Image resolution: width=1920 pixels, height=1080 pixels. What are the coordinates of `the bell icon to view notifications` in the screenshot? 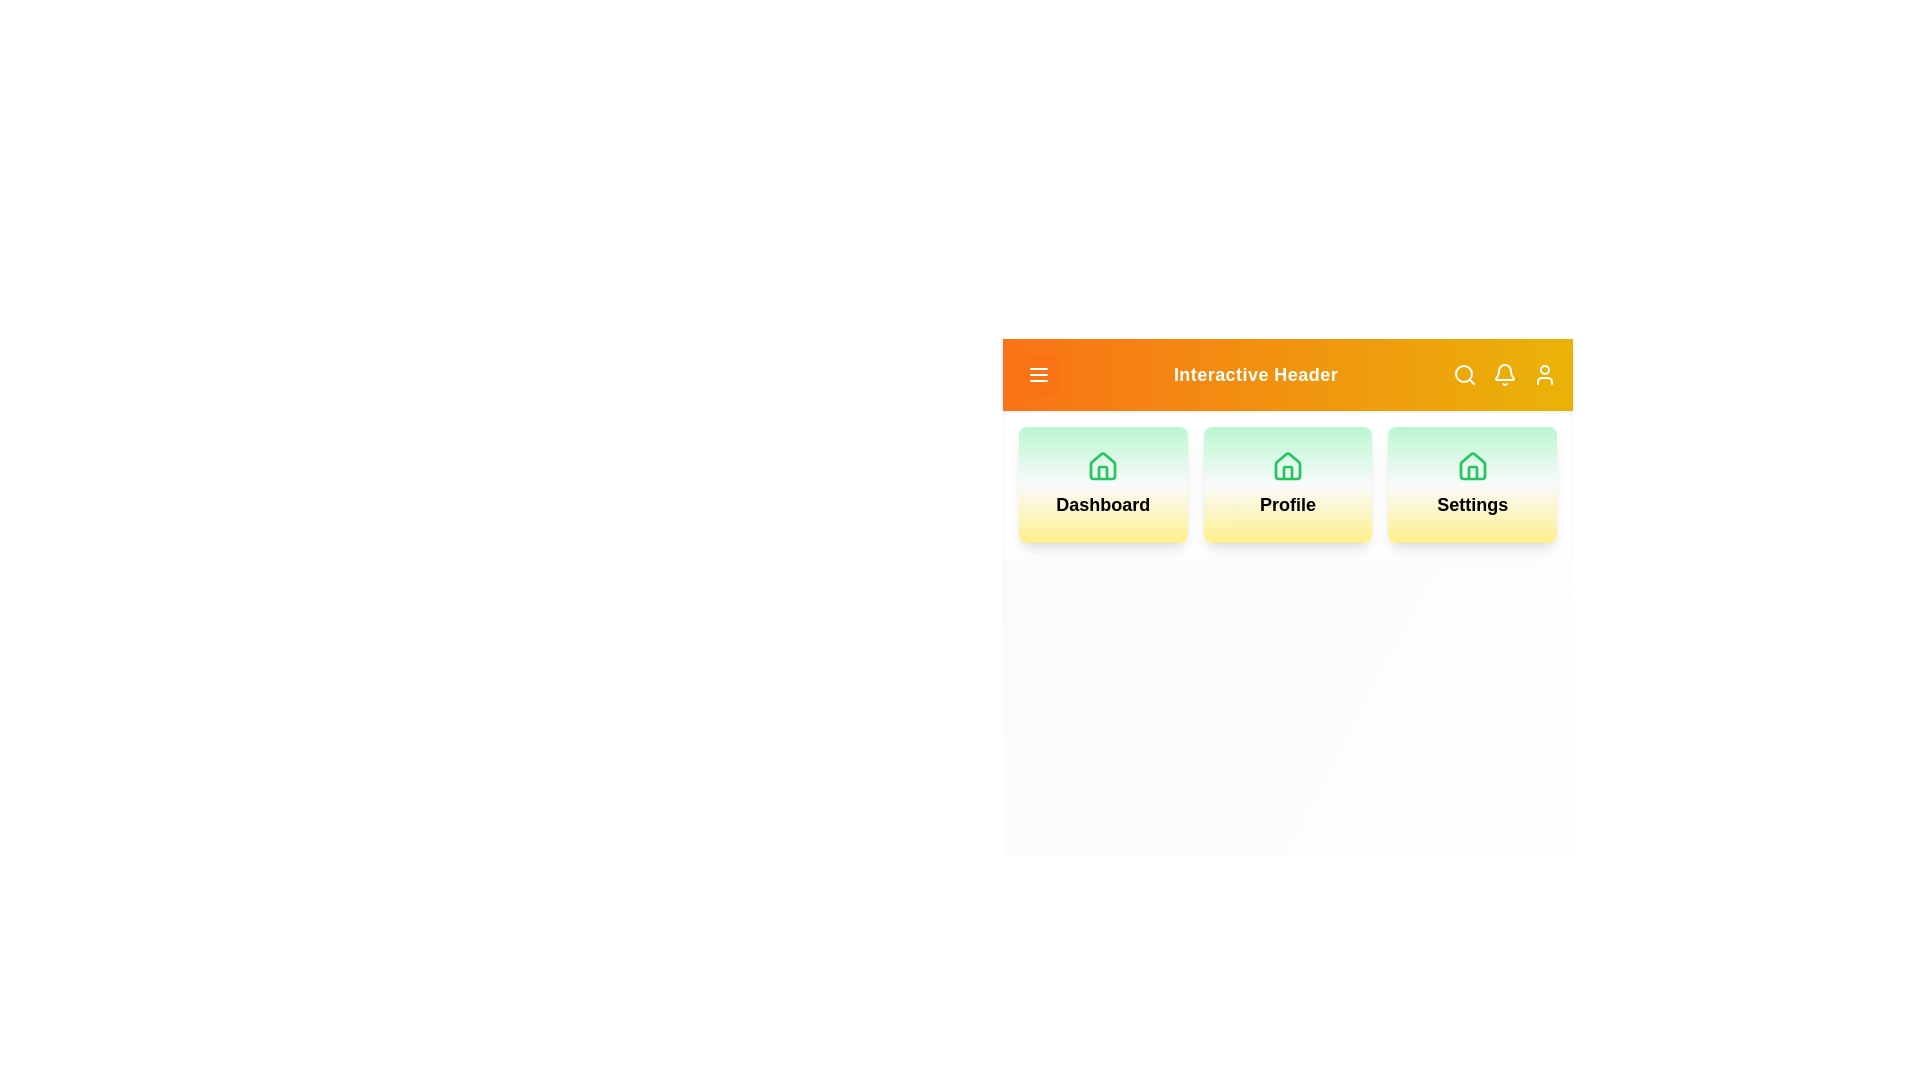 It's located at (1505, 374).